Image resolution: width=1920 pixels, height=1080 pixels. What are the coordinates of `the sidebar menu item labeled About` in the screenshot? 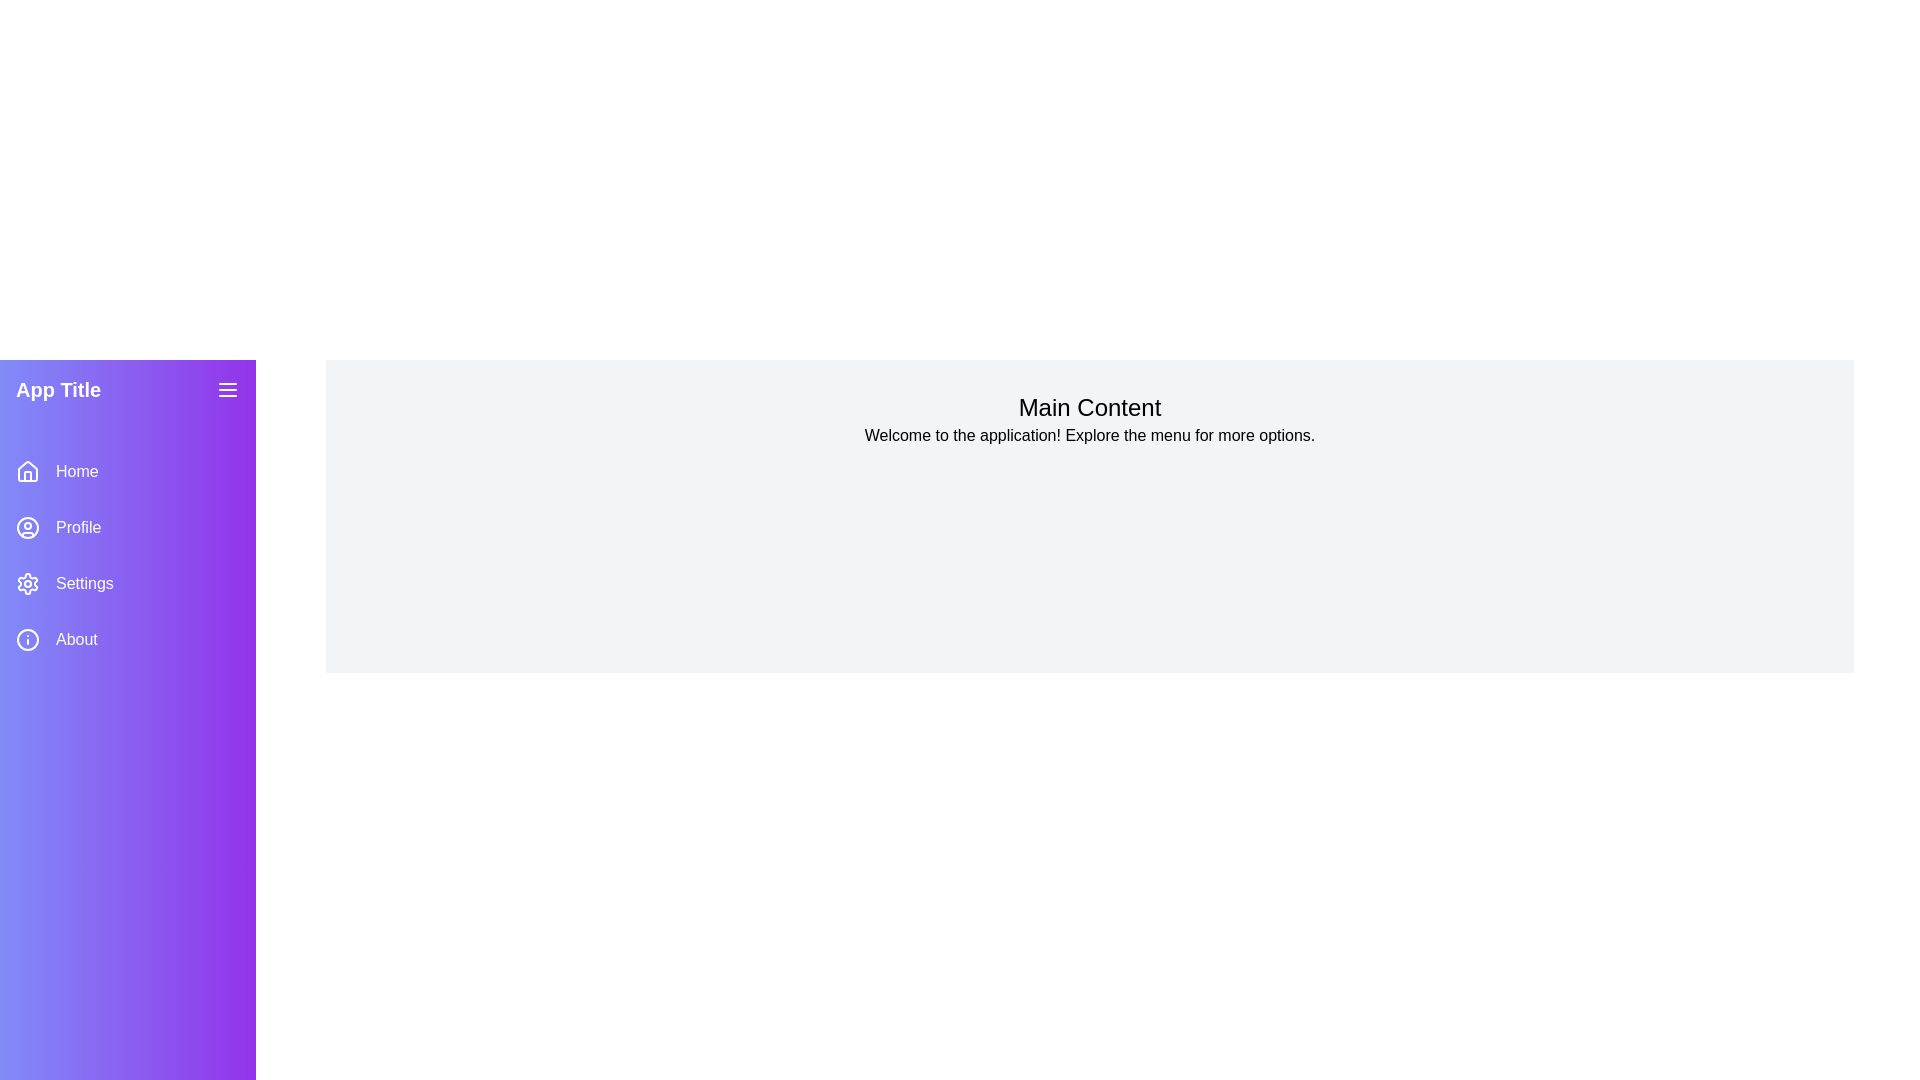 It's located at (127, 640).